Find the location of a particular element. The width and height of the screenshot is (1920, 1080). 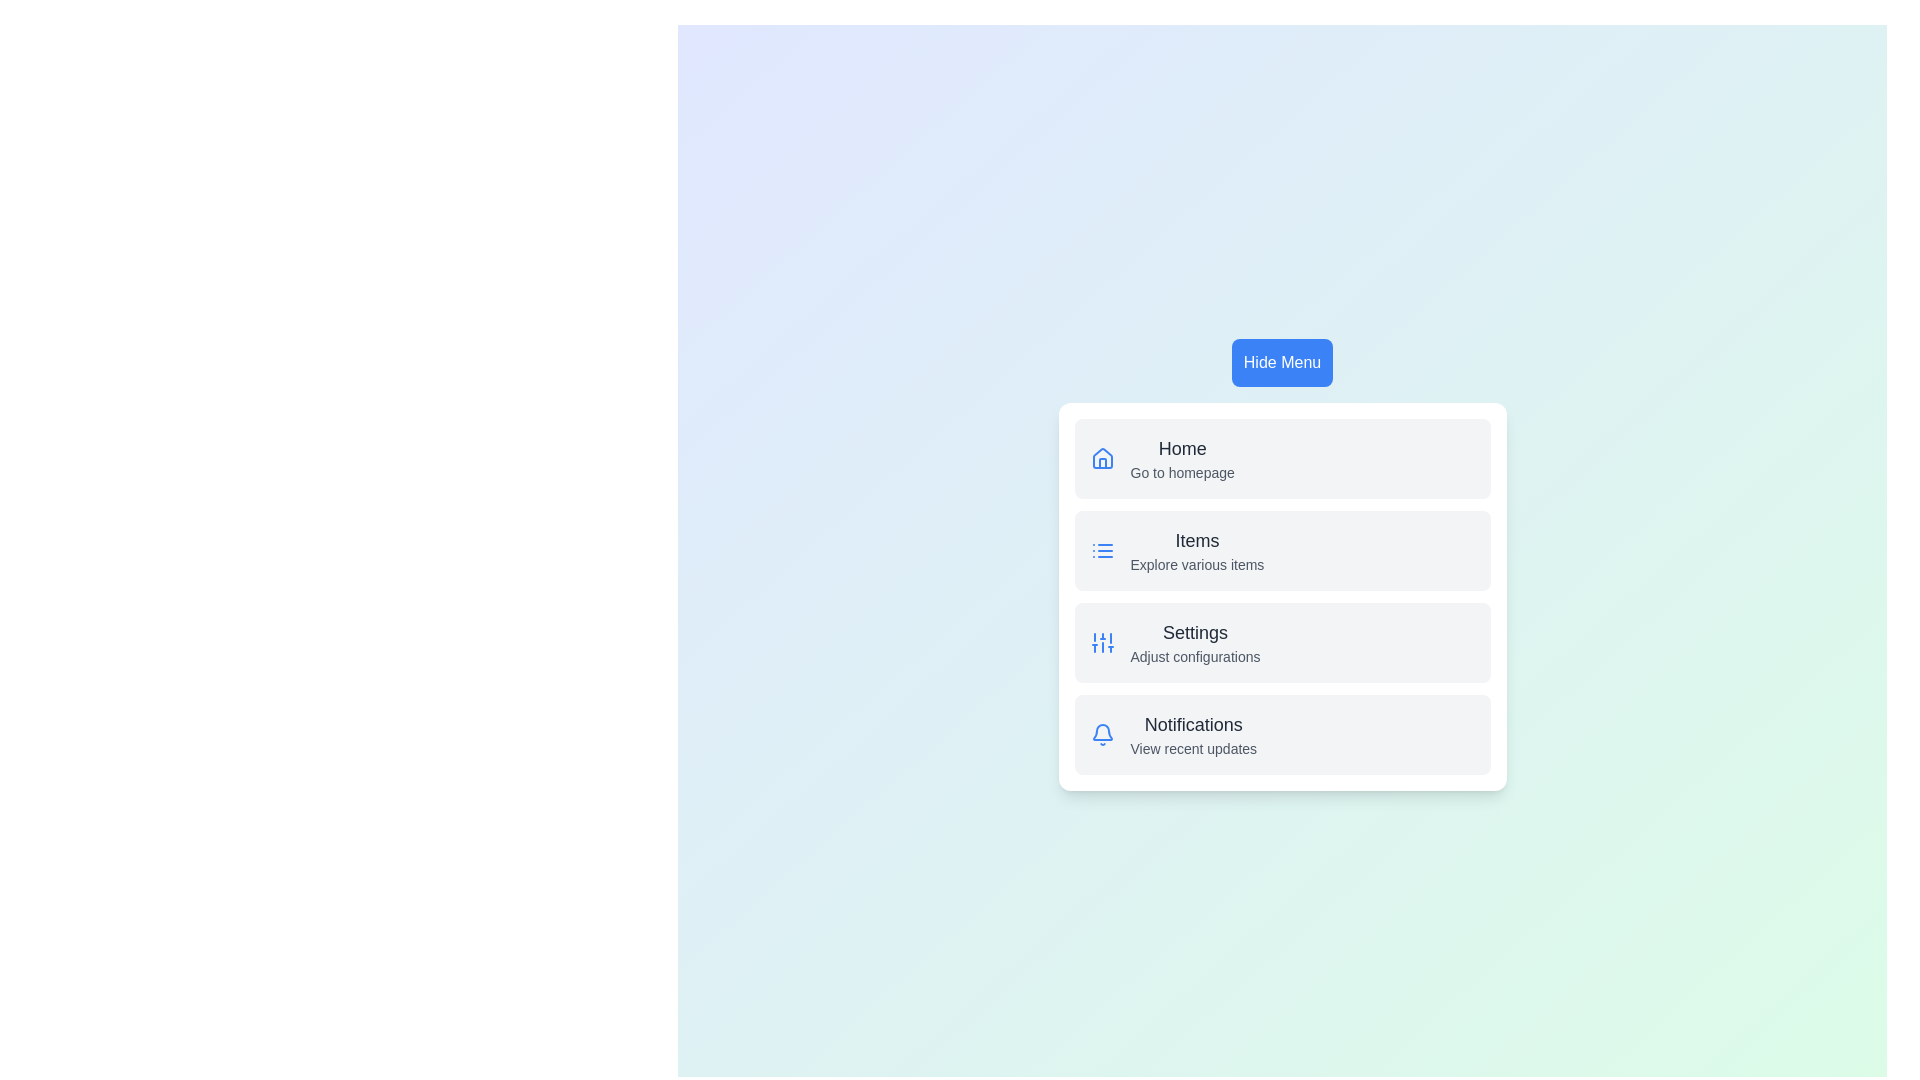

the menu item labeled Home is located at coordinates (1182, 447).